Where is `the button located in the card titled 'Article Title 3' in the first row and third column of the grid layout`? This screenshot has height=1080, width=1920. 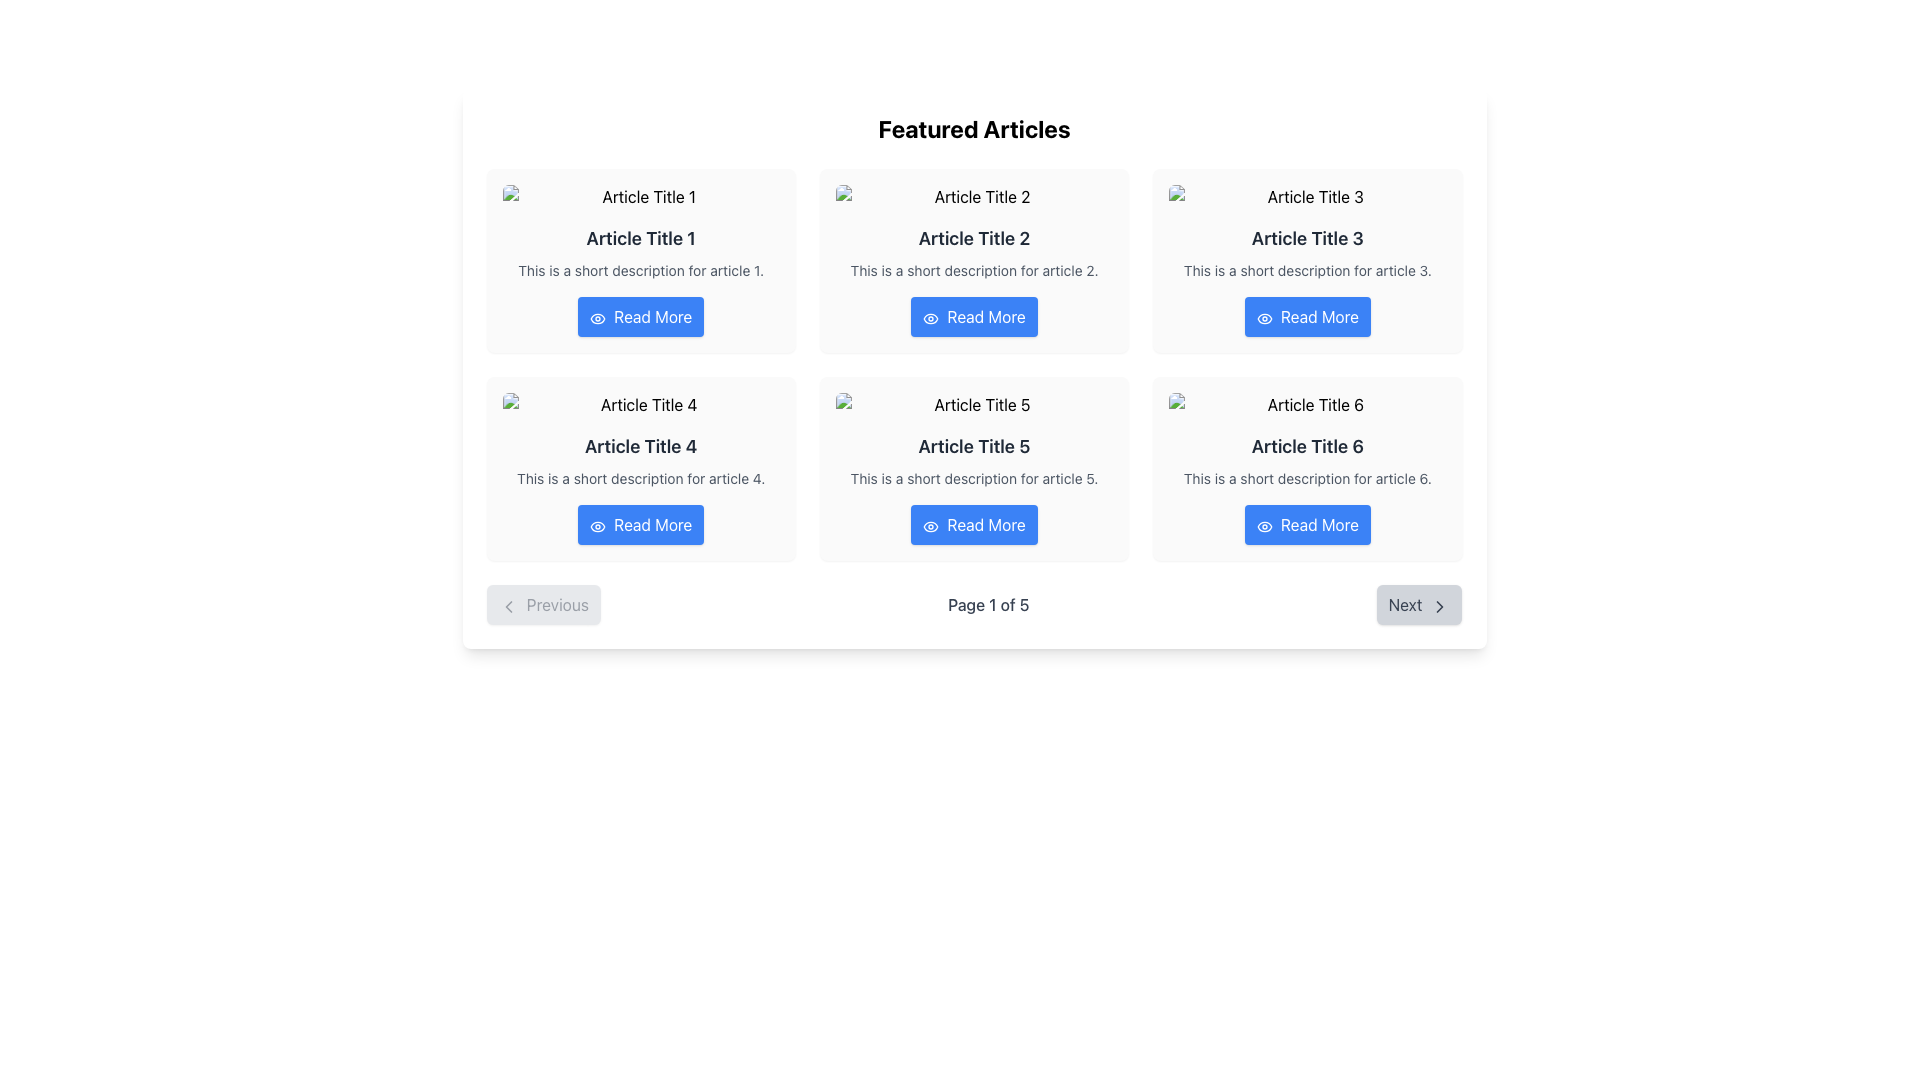
the button located in the card titled 'Article Title 3' in the first row and third column of the grid layout is located at coordinates (1307, 315).